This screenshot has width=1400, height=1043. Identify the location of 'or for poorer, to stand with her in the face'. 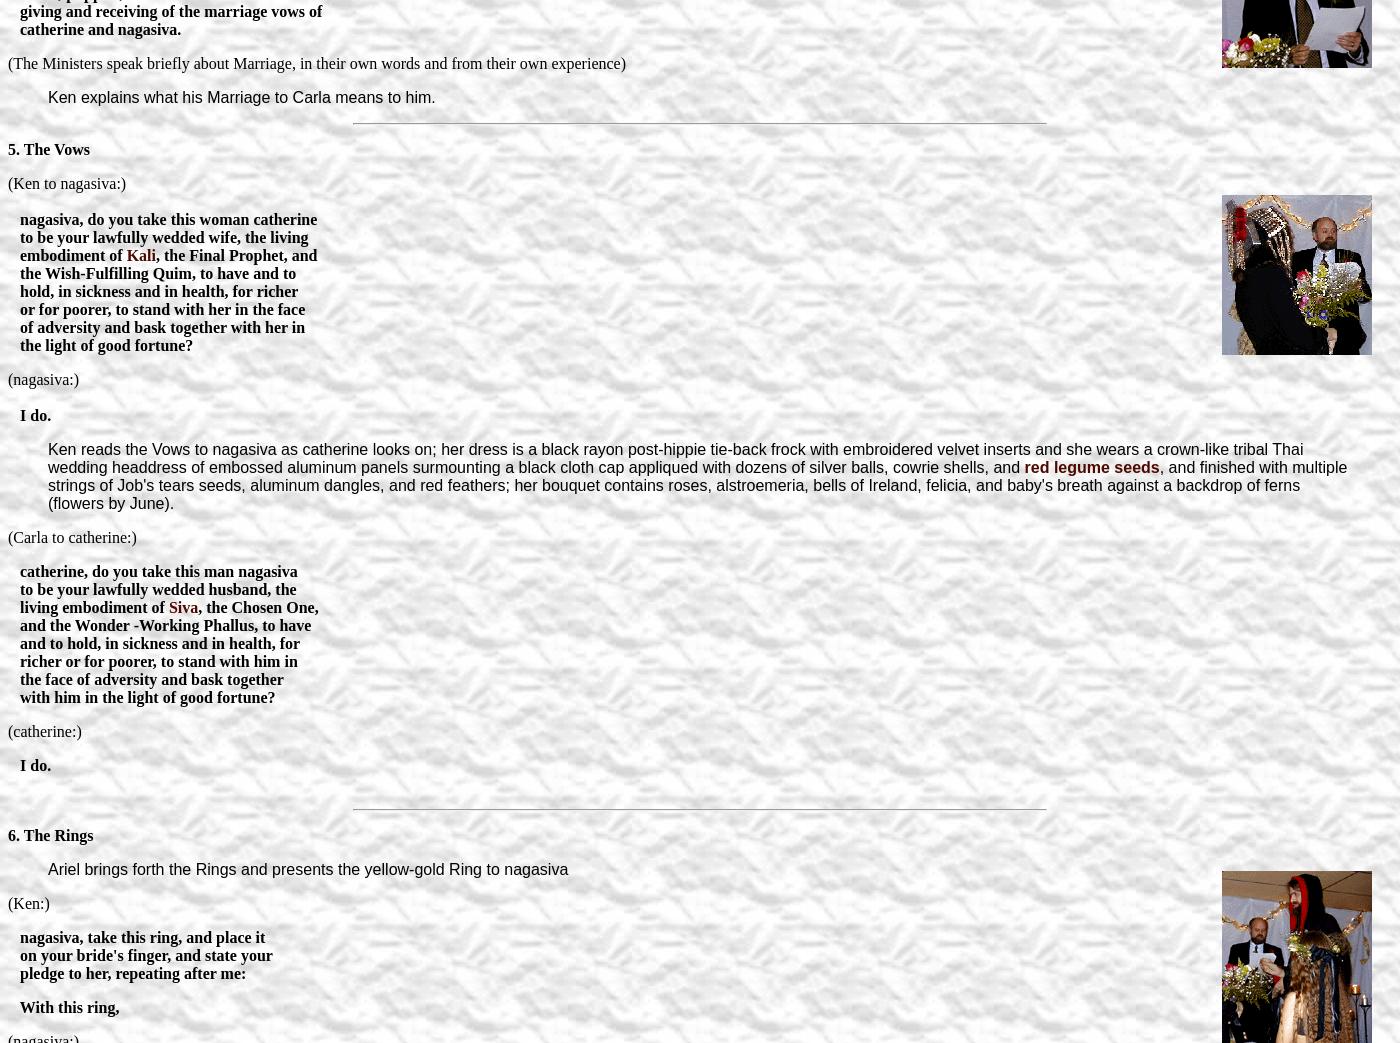
(156, 307).